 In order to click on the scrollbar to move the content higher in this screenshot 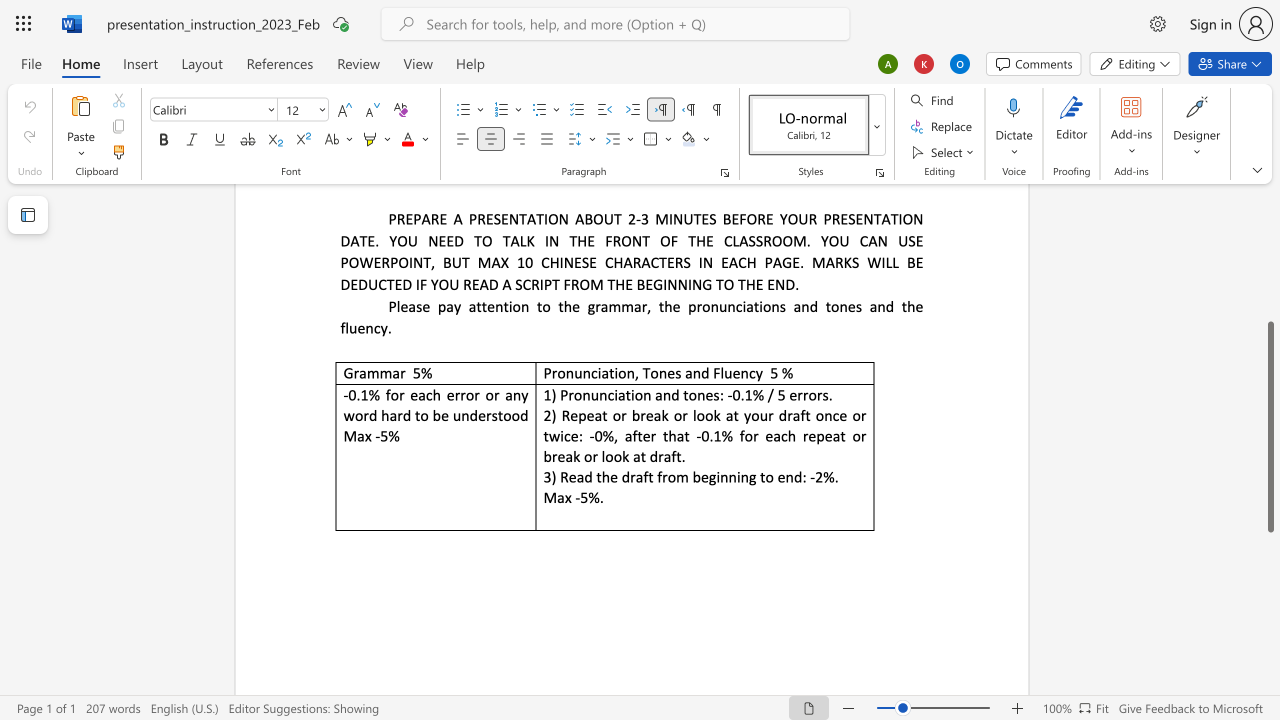, I will do `click(1269, 220)`.